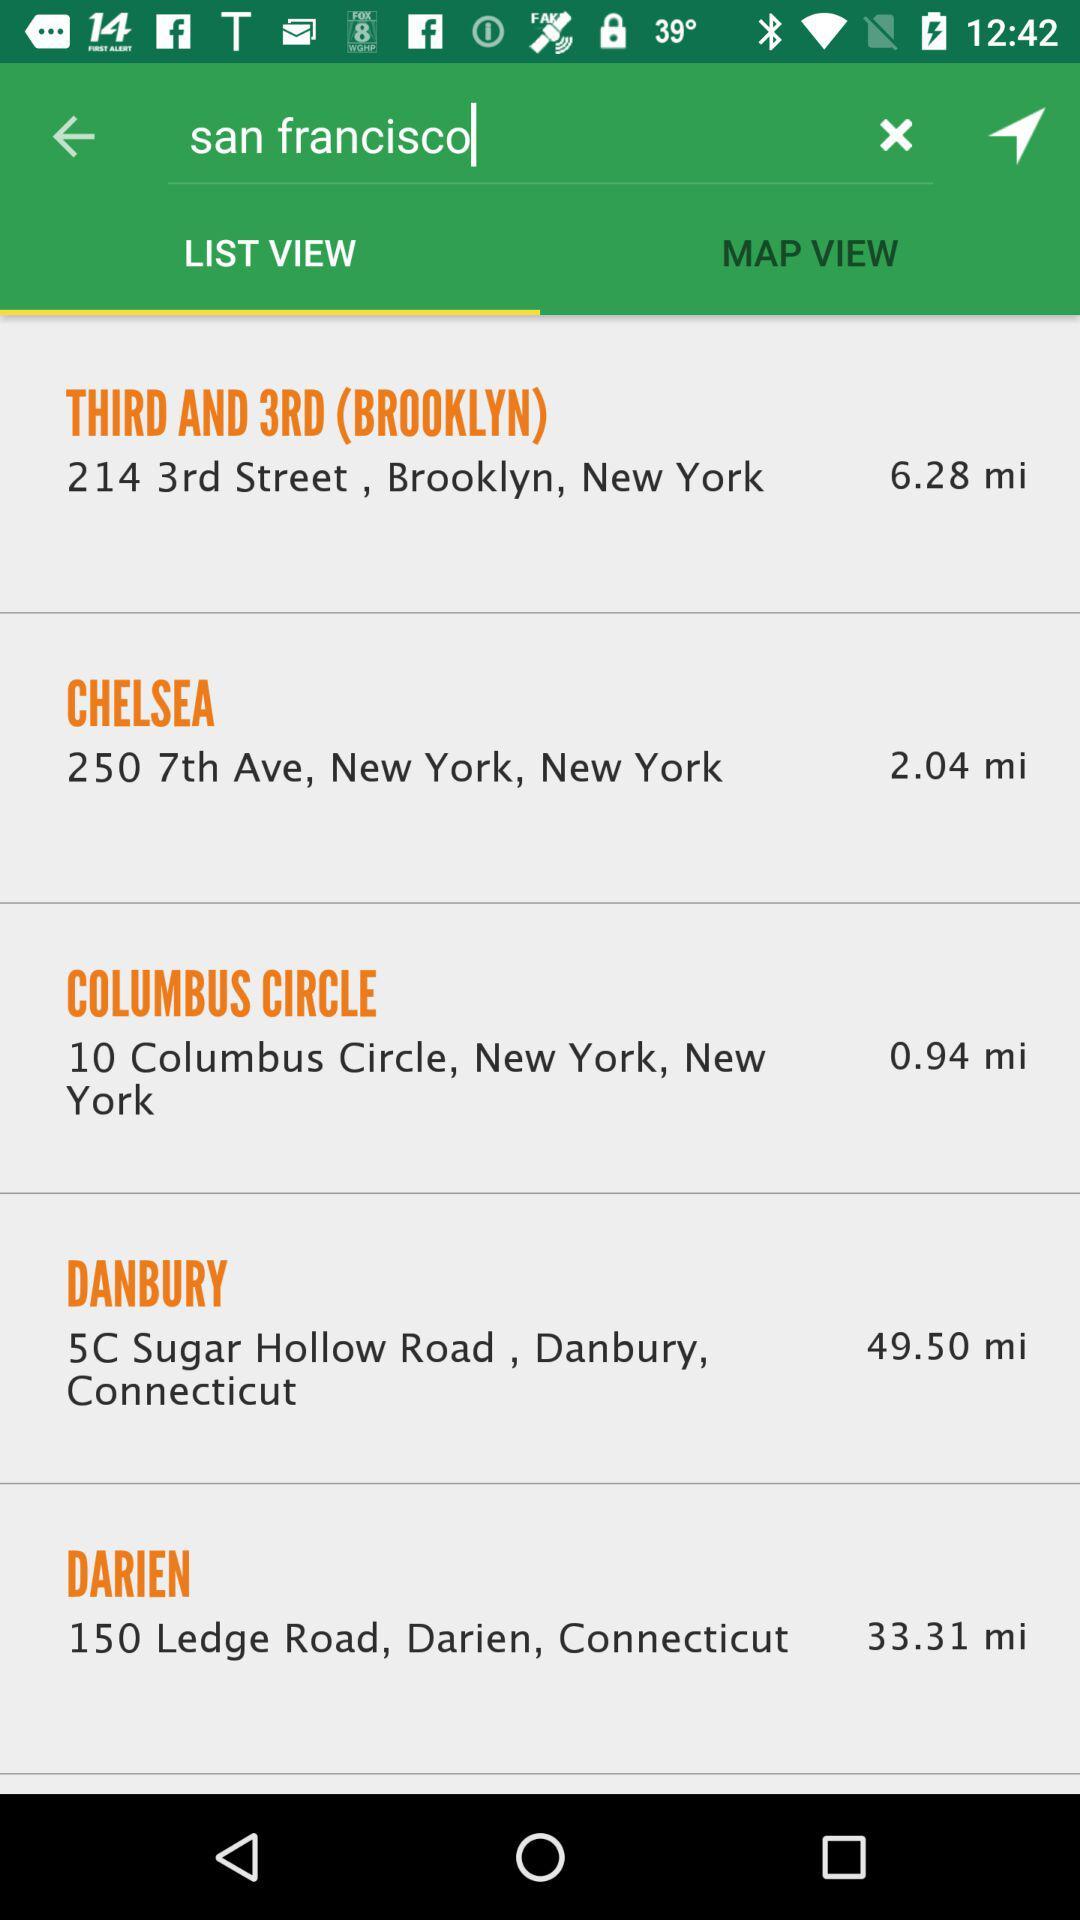 Image resolution: width=1080 pixels, height=1920 pixels. What do you see at coordinates (72, 135) in the screenshot?
I see `the item above third and 3rd item` at bounding box center [72, 135].